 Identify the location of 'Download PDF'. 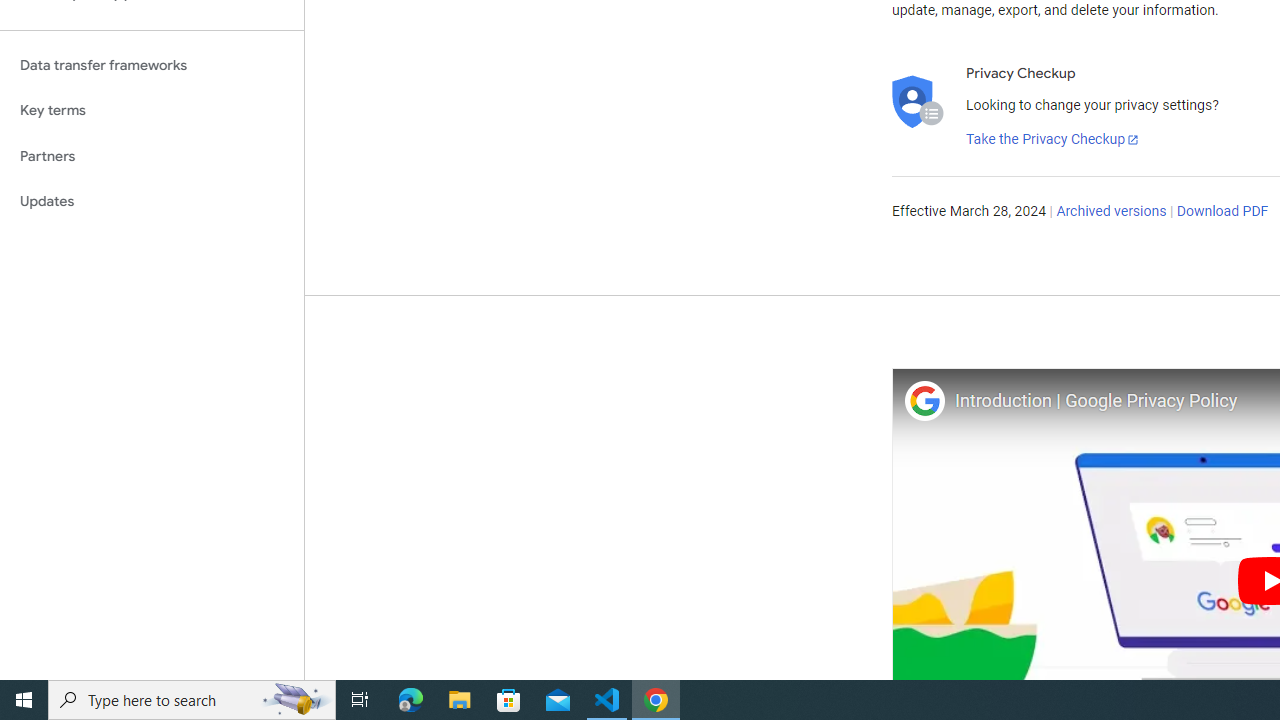
(1221, 212).